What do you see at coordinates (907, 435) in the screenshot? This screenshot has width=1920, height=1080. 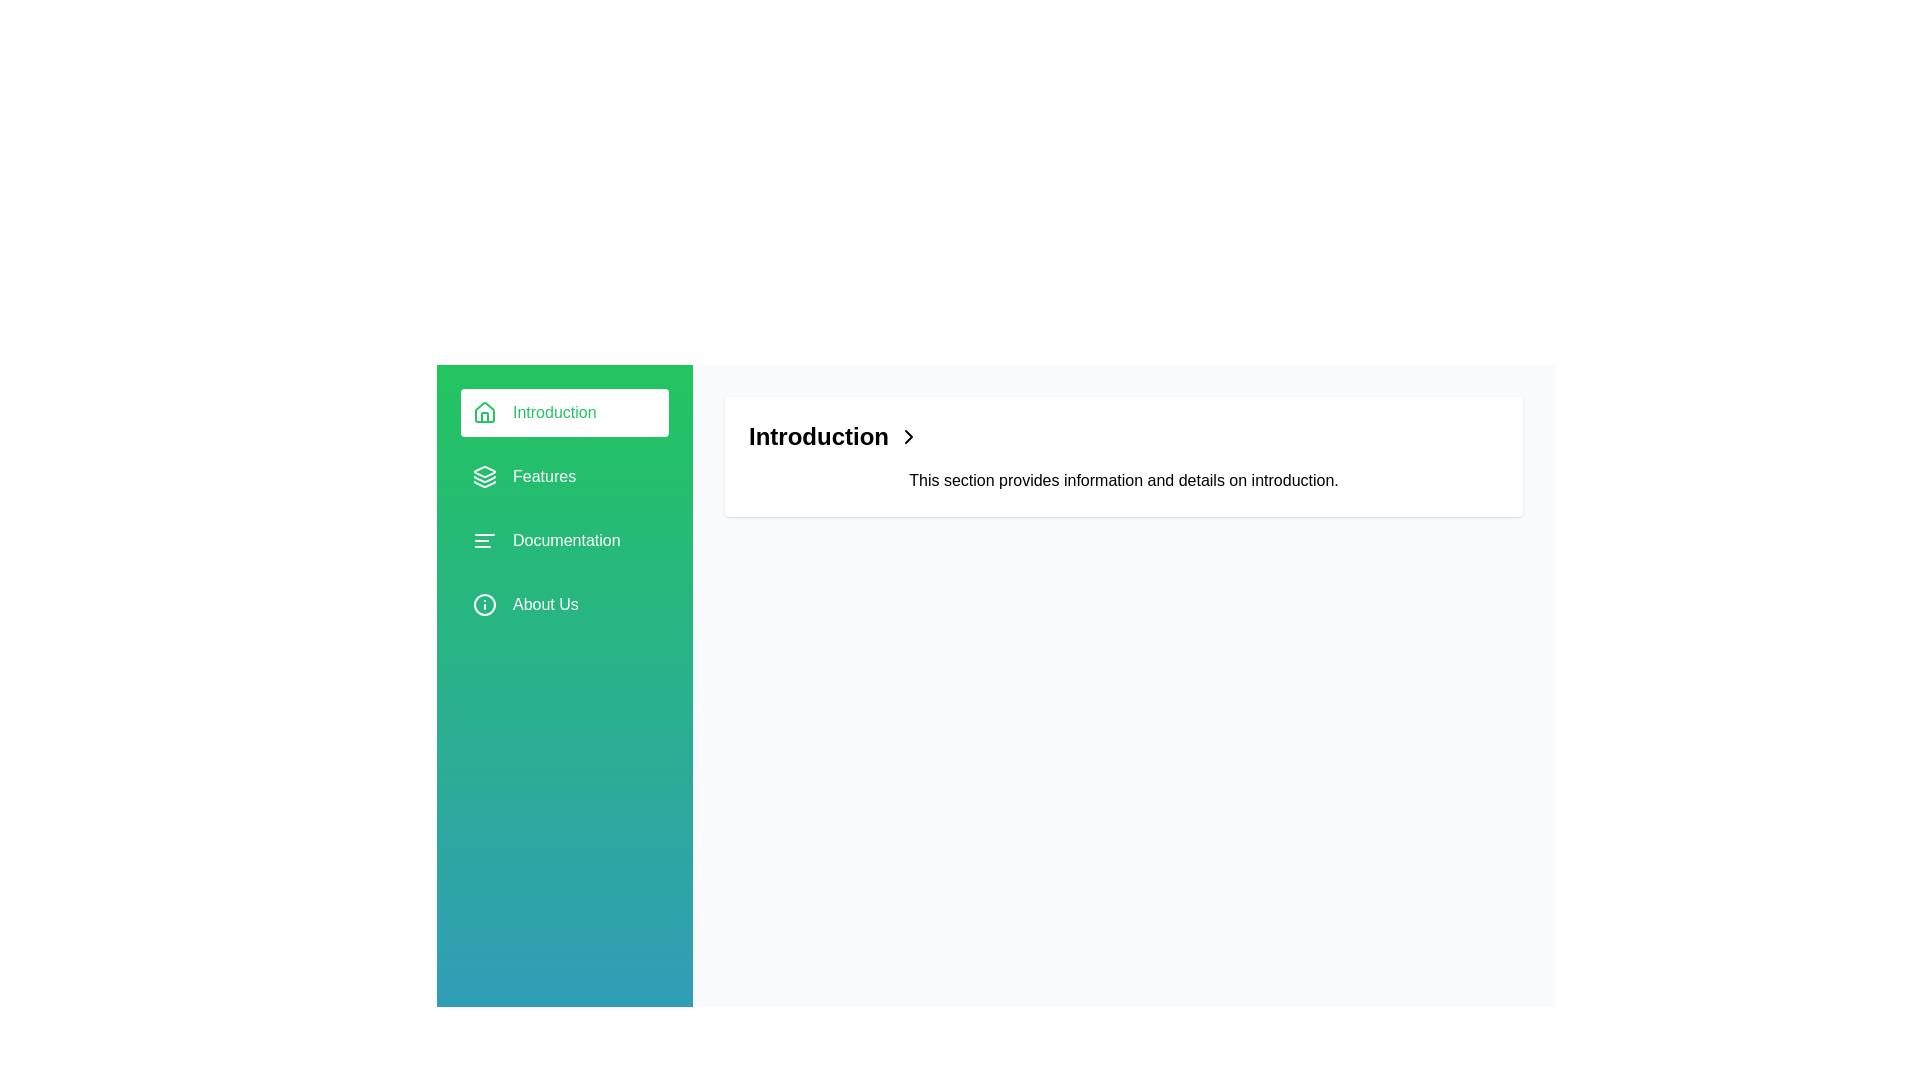 I see `the Chevron icon` at bounding box center [907, 435].